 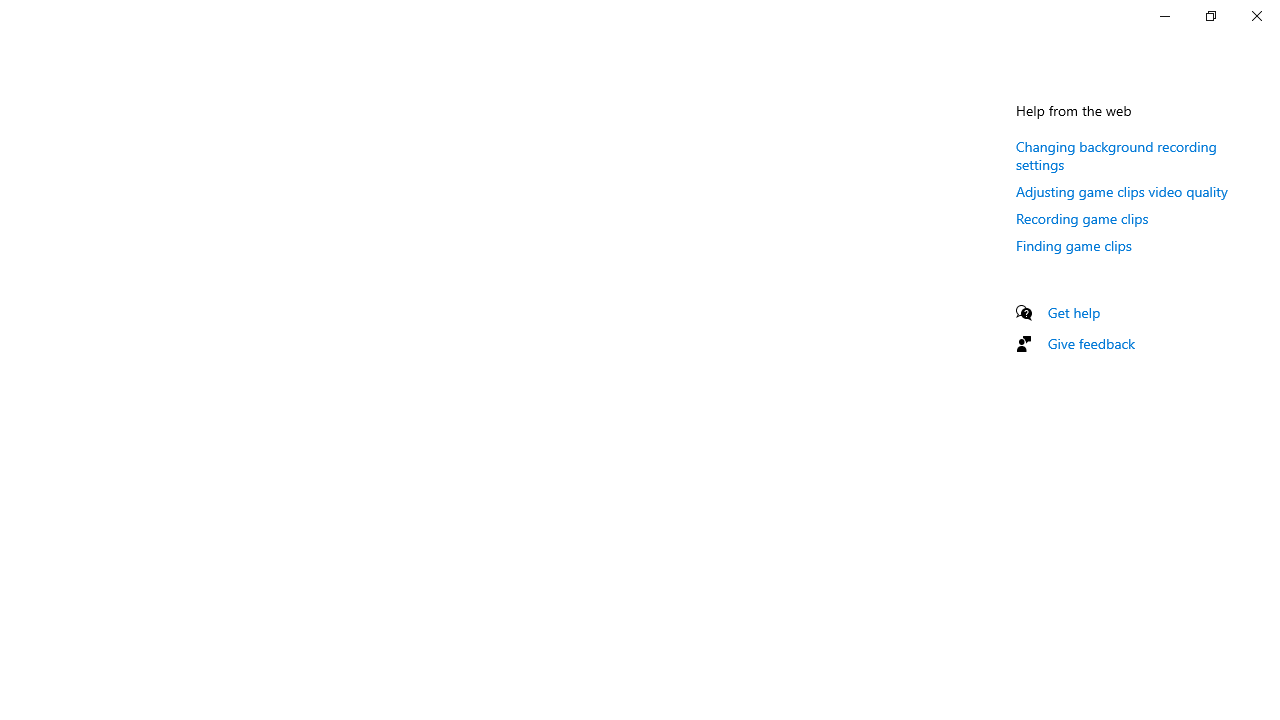 I want to click on 'Changing background recording settings', so click(x=1115, y=154).